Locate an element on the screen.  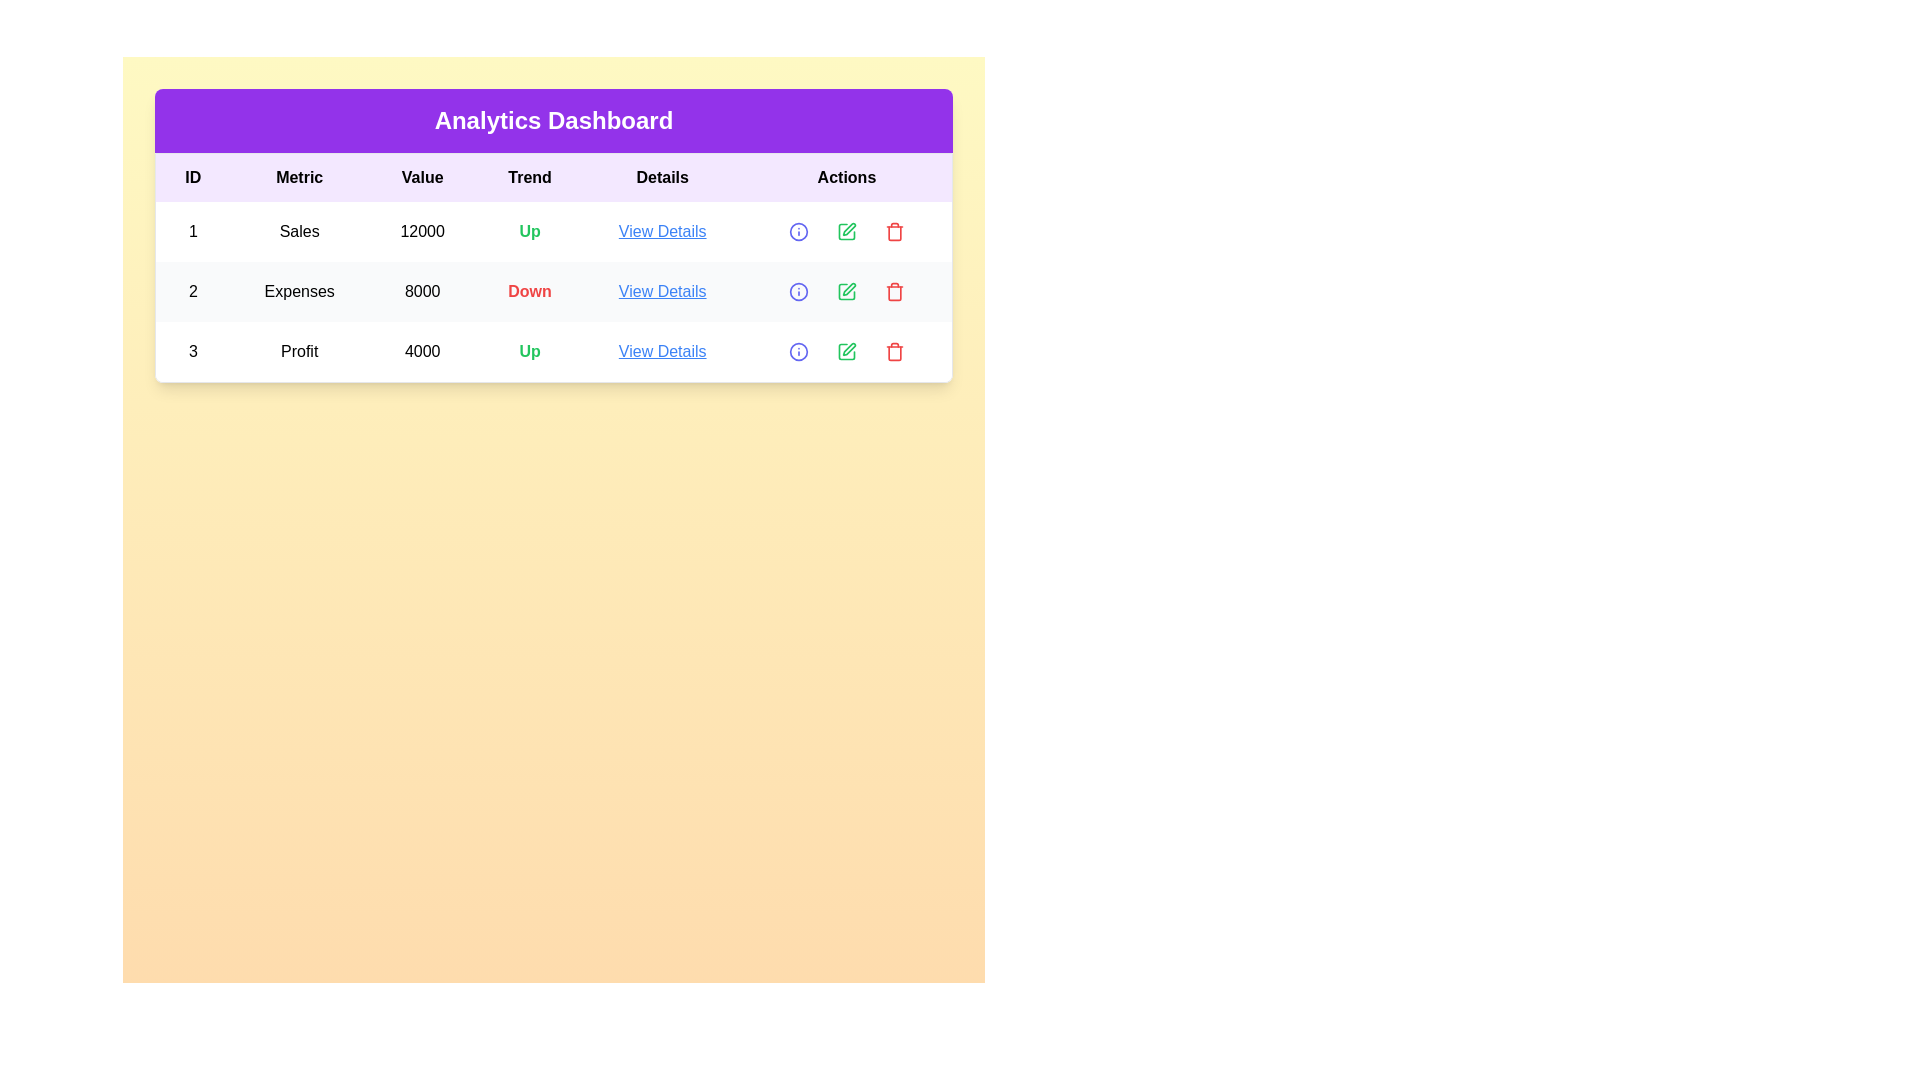
the static text element displaying '12000' in the 'Value' column of the 'Analytics Dashboard' table, which is associated with the metric 'Sales' is located at coordinates (421, 230).